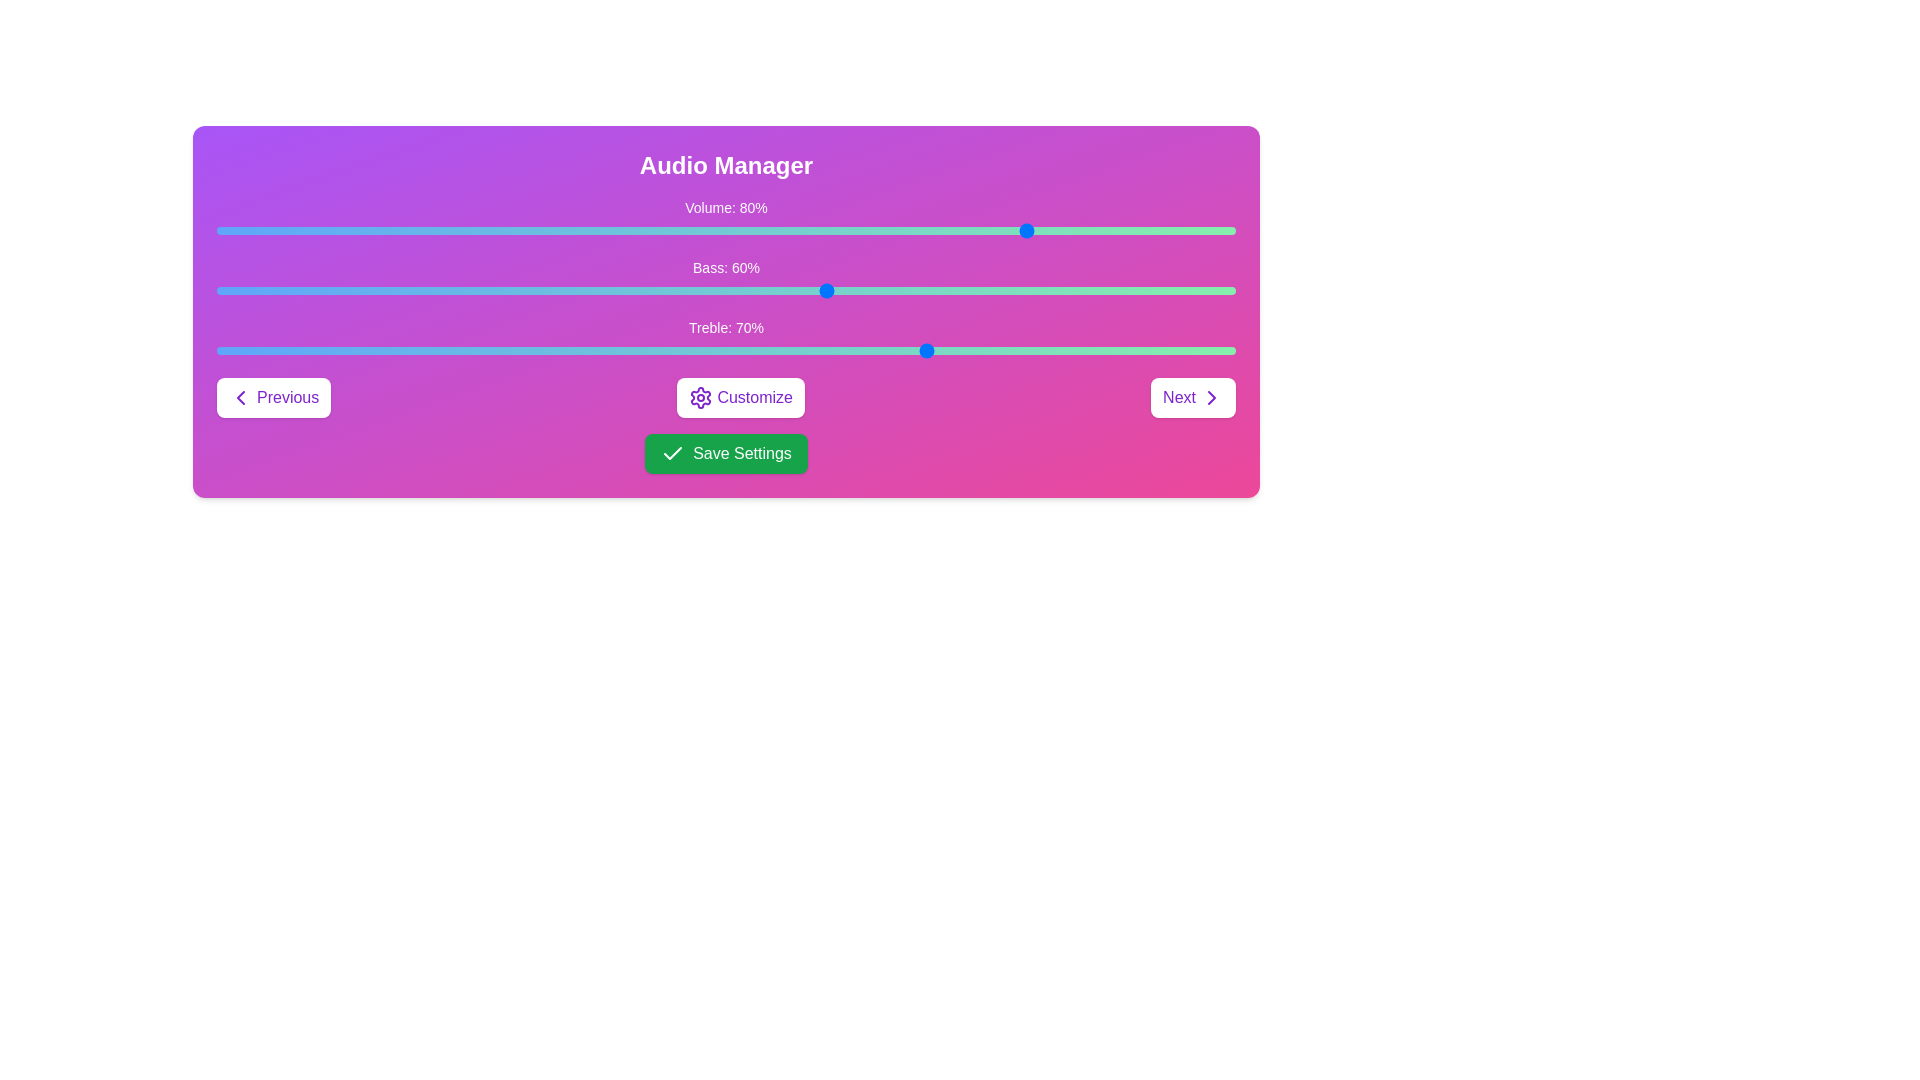 This screenshot has width=1920, height=1080. Describe the element at coordinates (725, 338) in the screenshot. I see `the third slider labeled 'Treble: 70%'` at that location.